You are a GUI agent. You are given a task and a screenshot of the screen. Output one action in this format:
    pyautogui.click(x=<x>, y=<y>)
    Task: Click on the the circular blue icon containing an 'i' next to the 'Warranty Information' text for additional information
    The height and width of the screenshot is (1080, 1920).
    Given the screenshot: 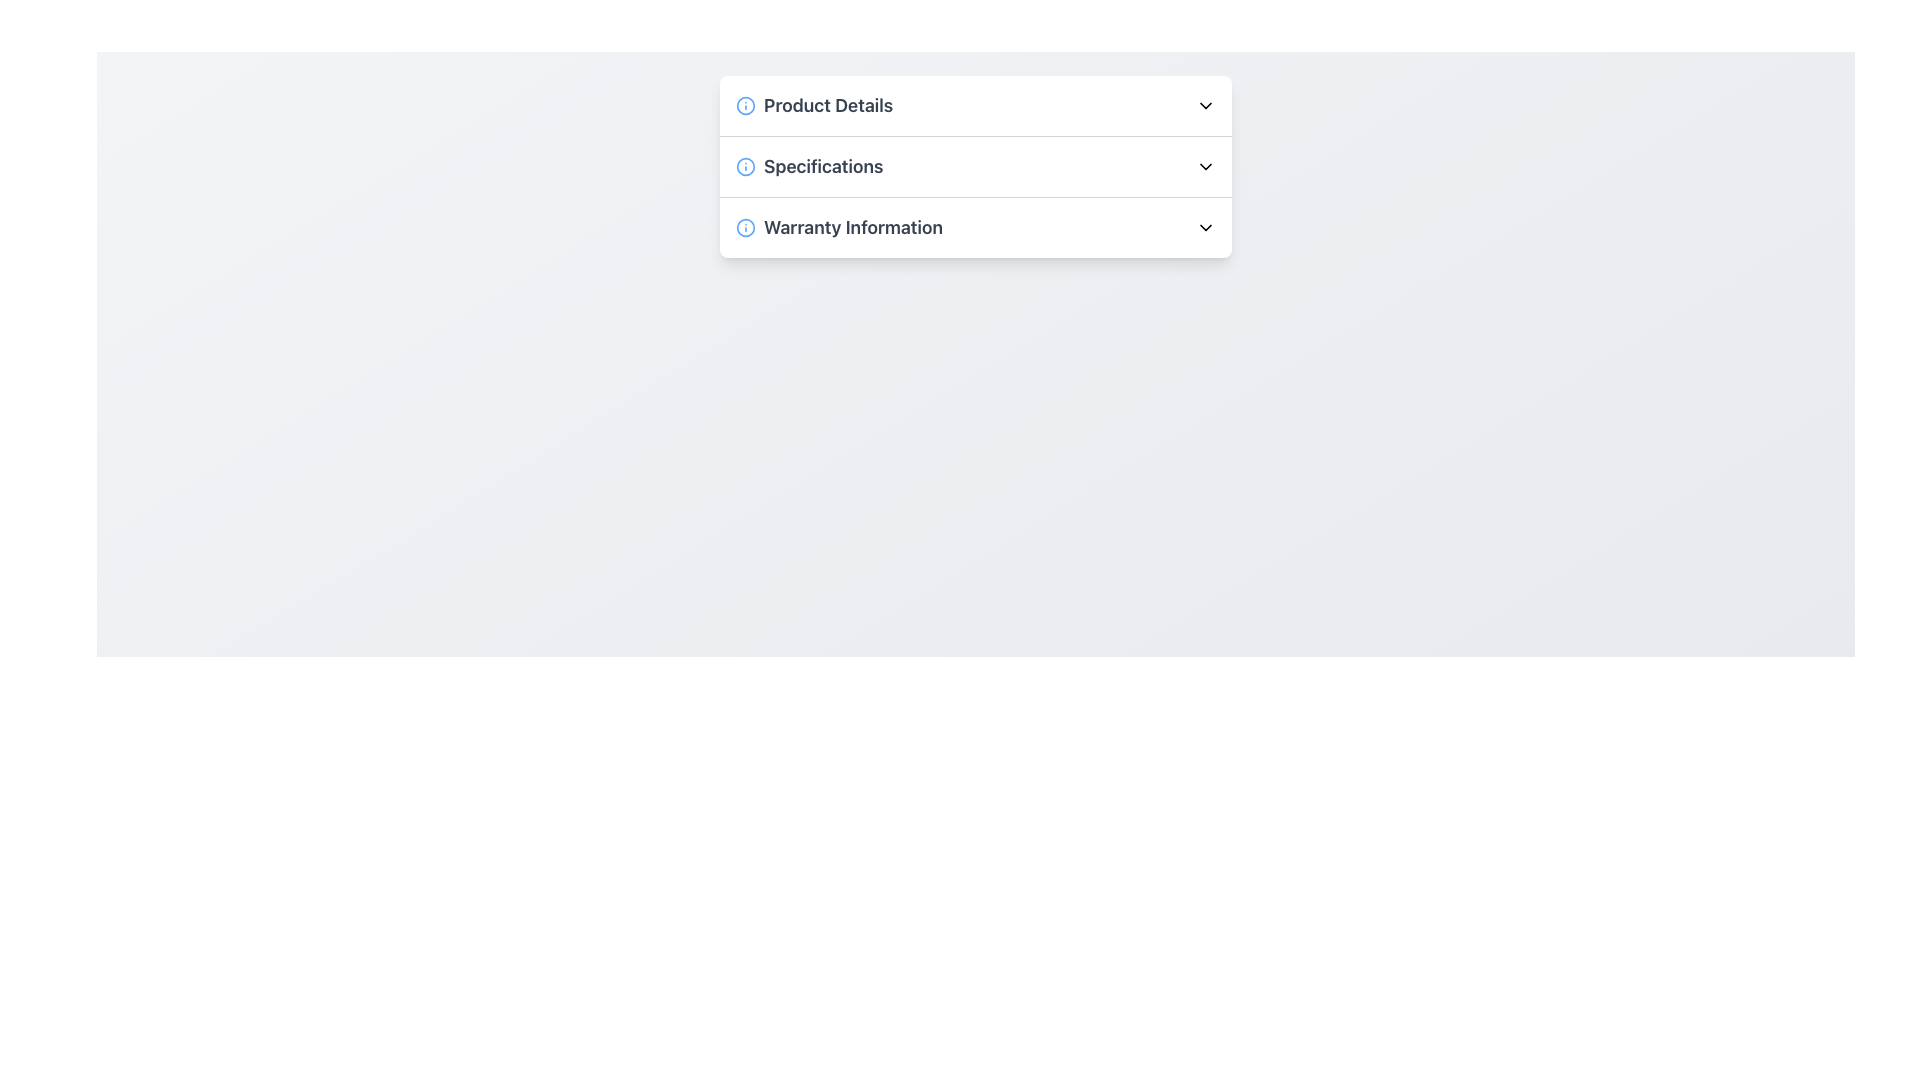 What is the action you would take?
    pyautogui.click(x=839, y=226)
    